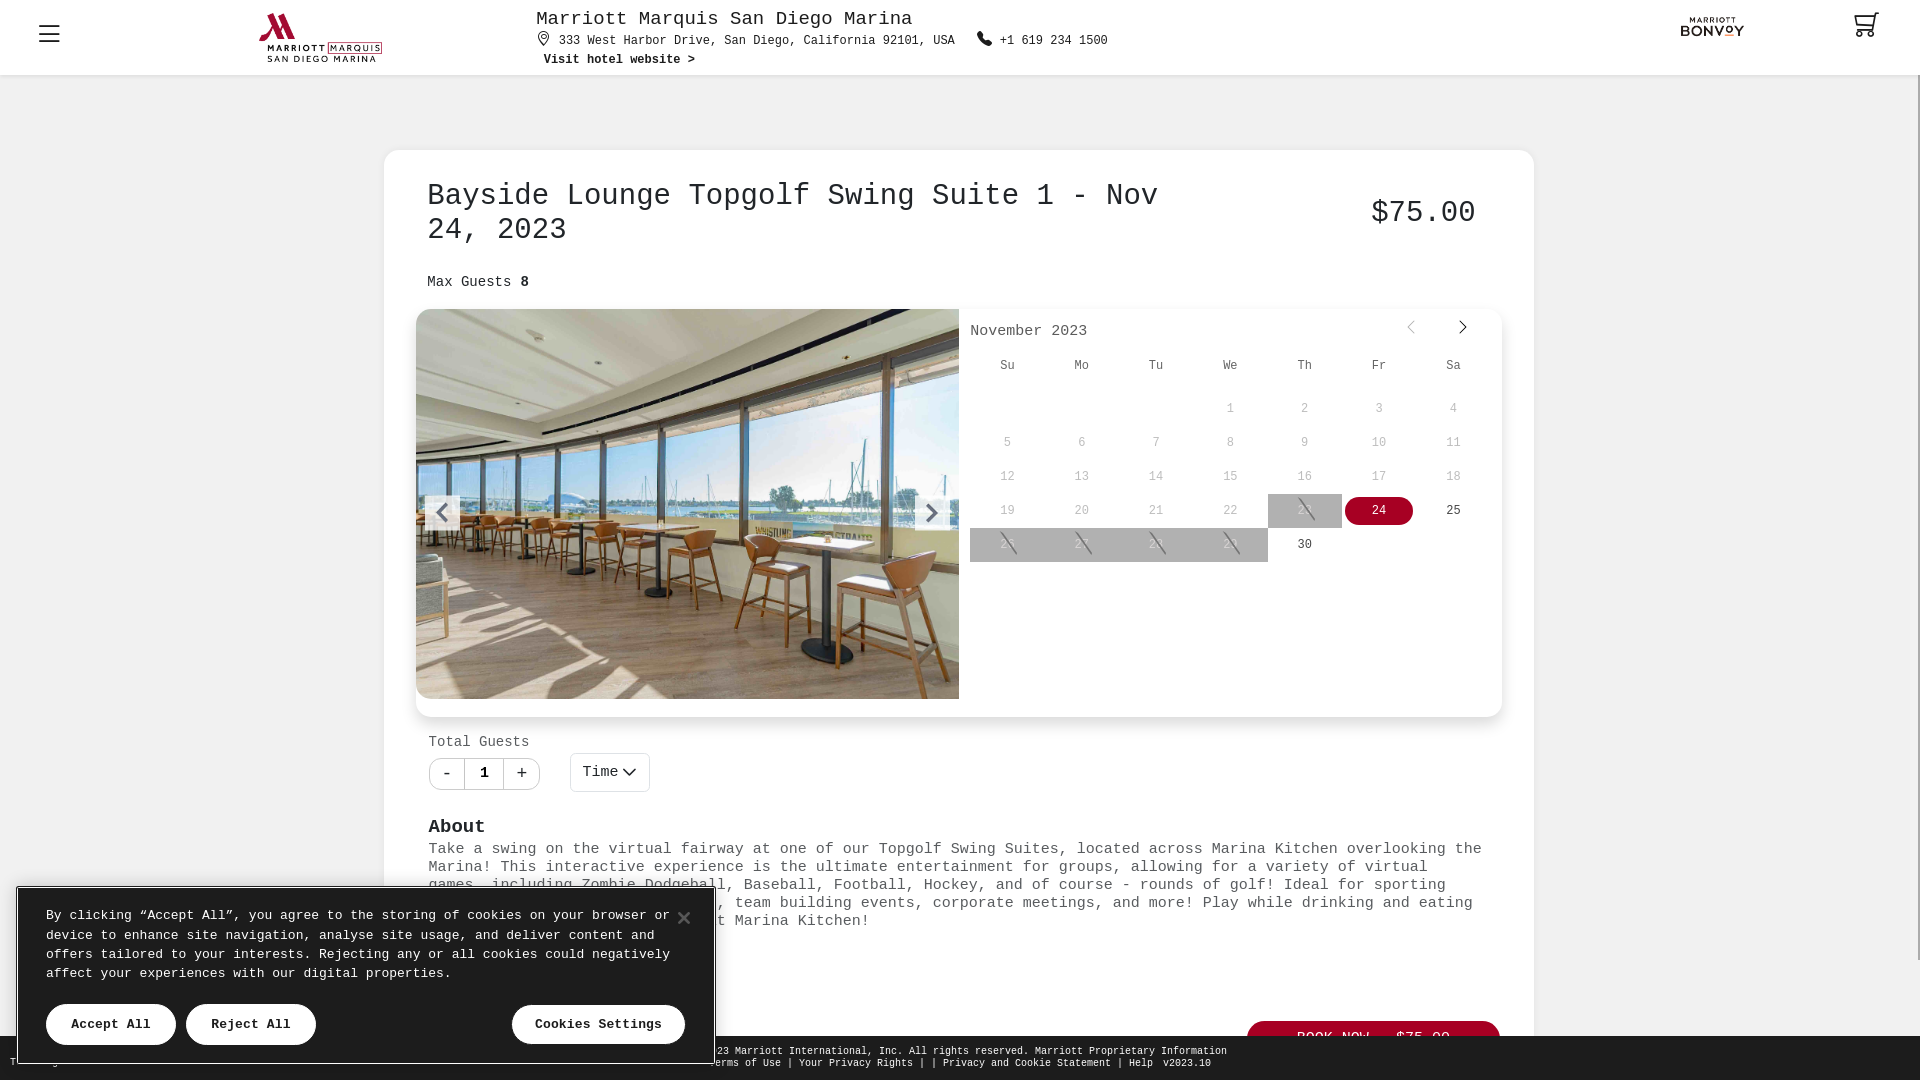 The width and height of the screenshot is (1920, 1080). Describe the element at coordinates (1027, 1062) in the screenshot. I see `'Privacy and Cookie Statement'` at that location.